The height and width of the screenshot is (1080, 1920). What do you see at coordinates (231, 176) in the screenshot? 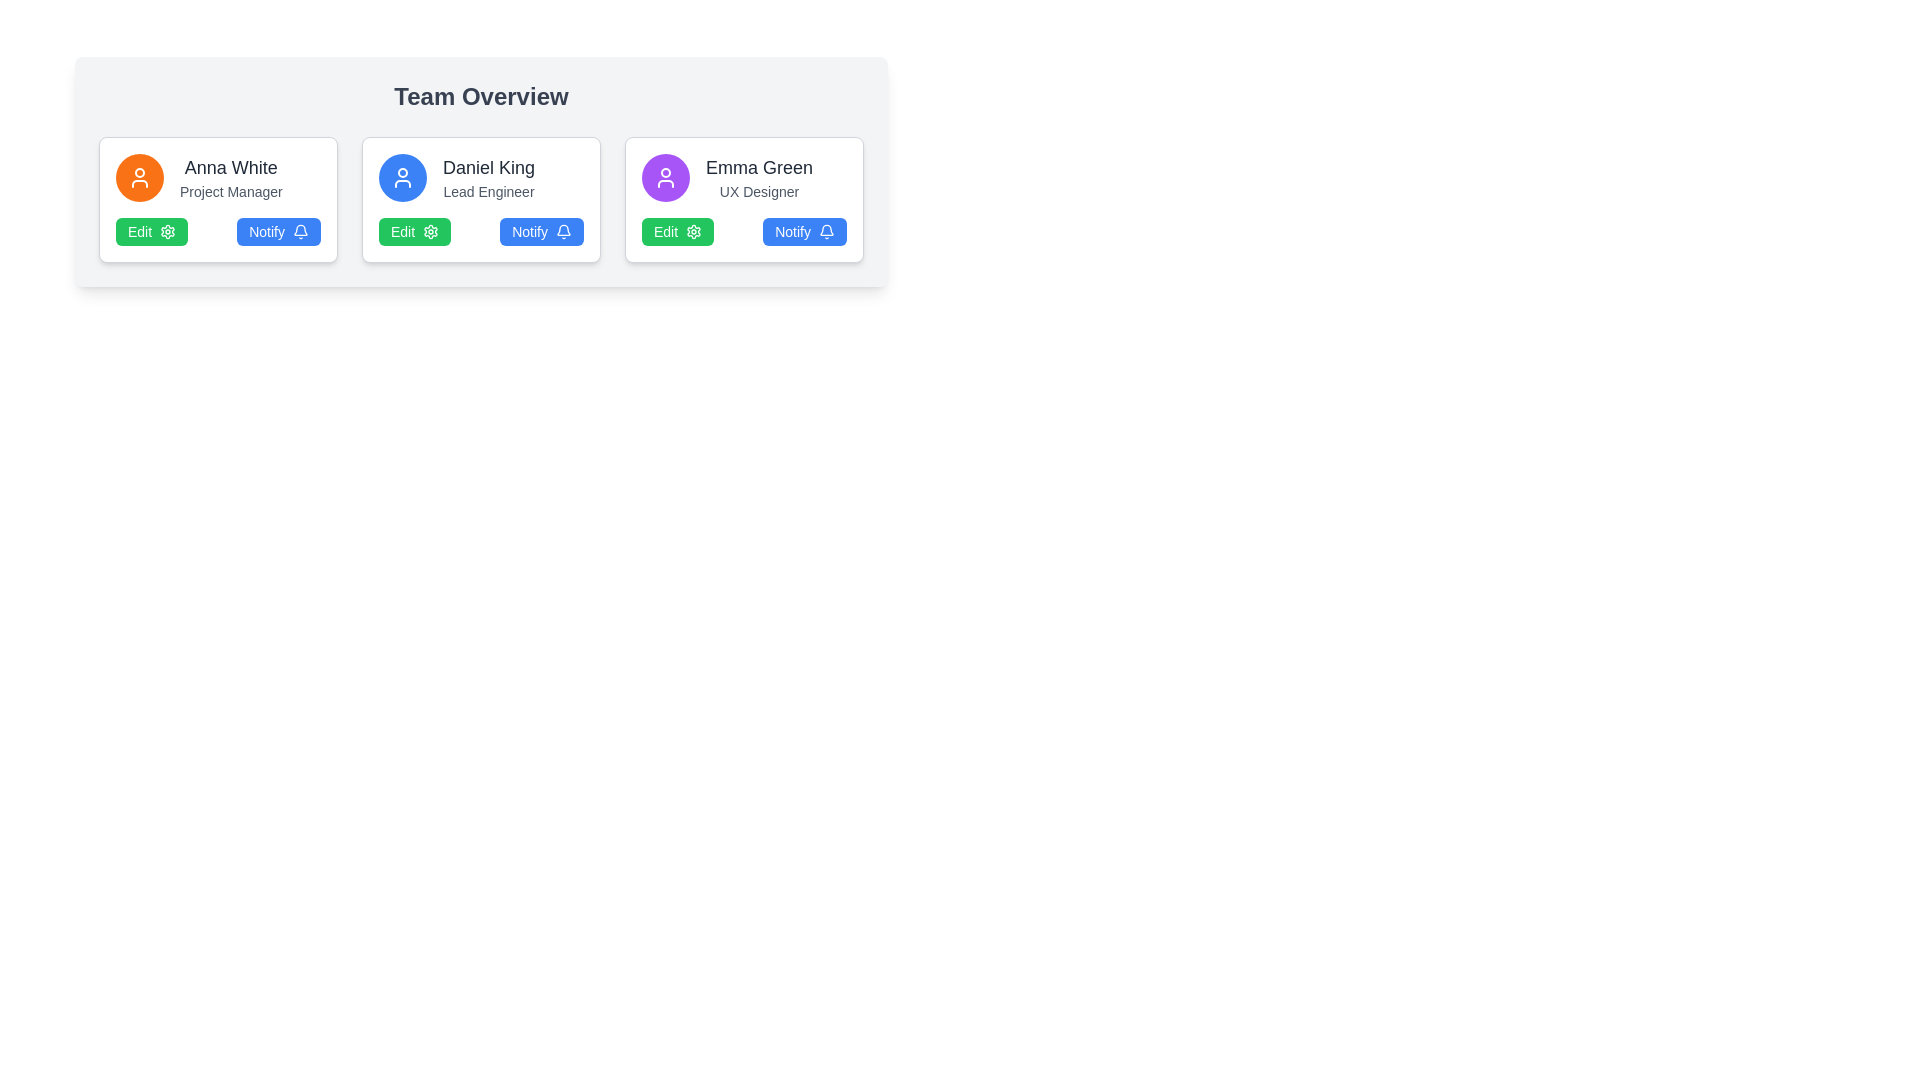
I see `the text content displaying 'Anna White' and 'Project Manager' in the leftmost card under 'Team Overview'` at bounding box center [231, 176].